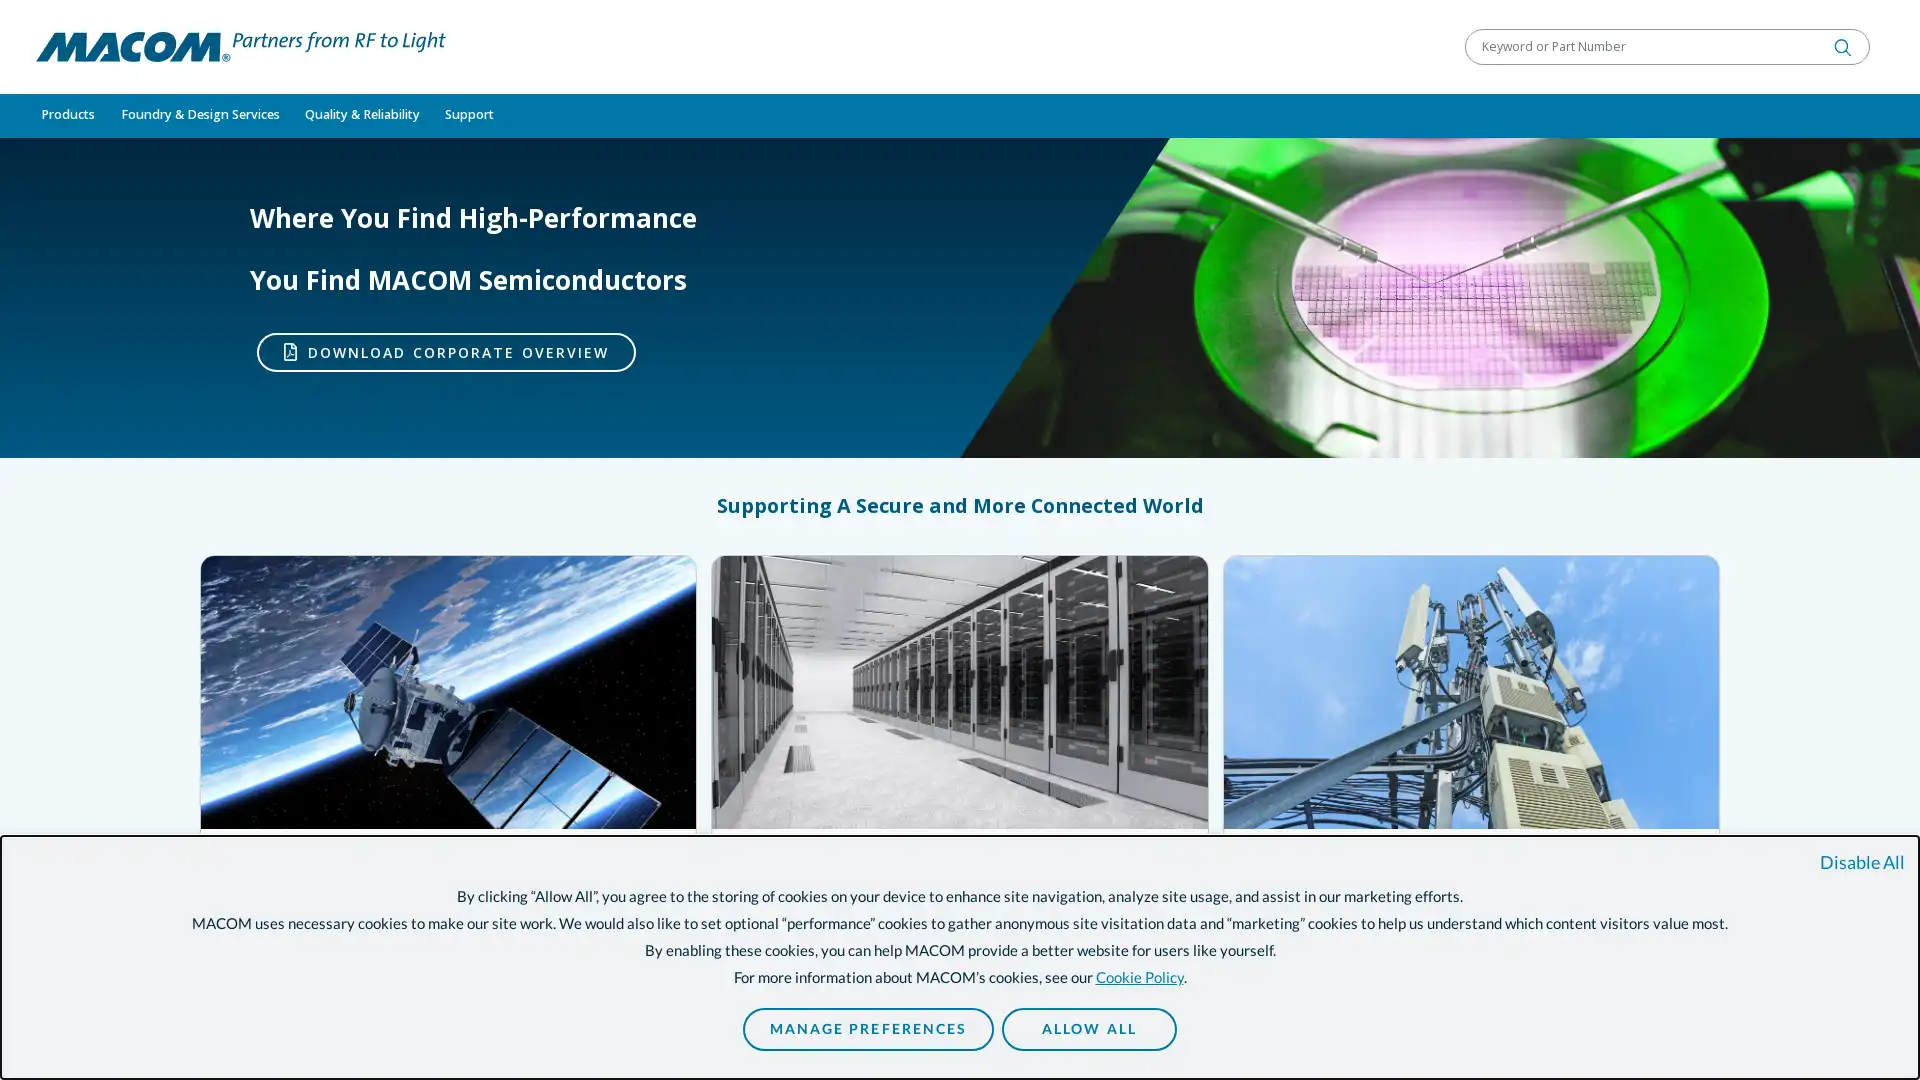 This screenshot has width=1920, height=1080. Describe the element at coordinates (868, 1029) in the screenshot. I see `MANAGE PREFERENCES` at that location.